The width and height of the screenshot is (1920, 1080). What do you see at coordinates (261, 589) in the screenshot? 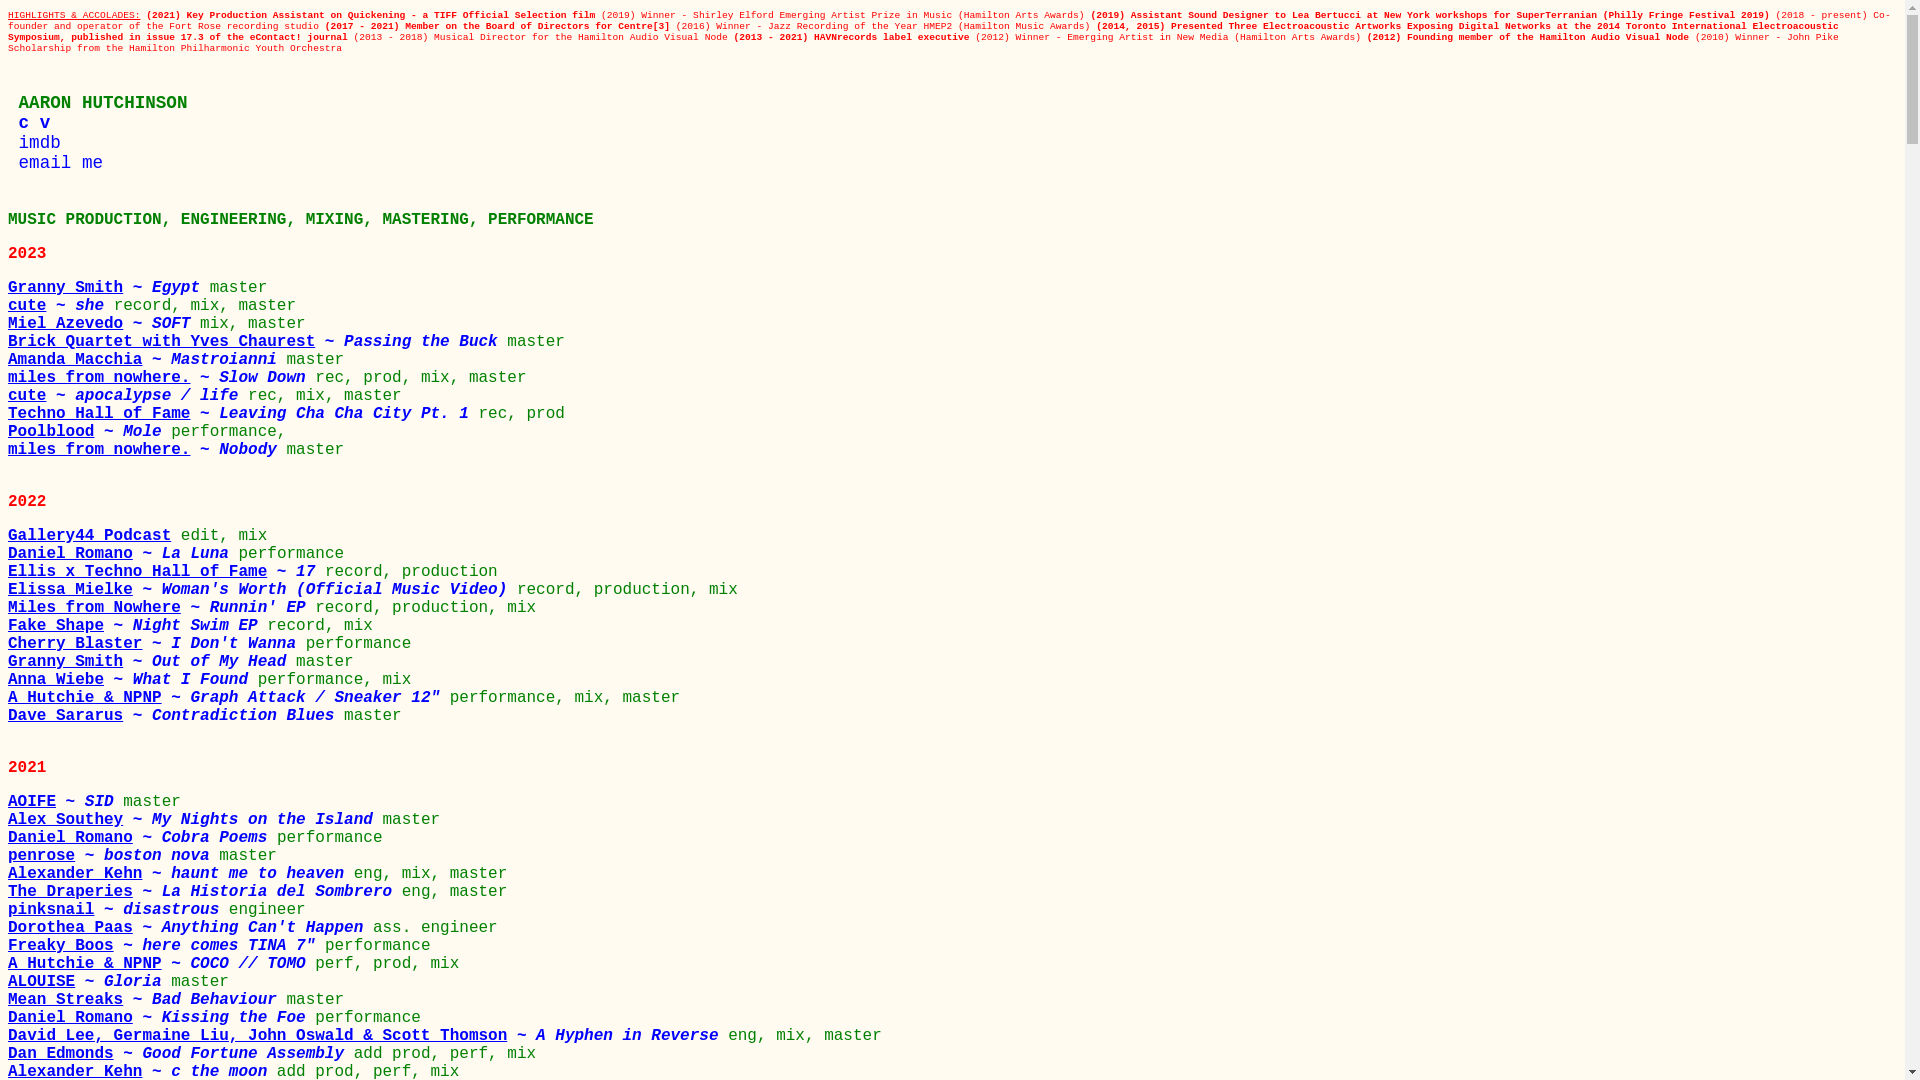
I see `'Elissa Mielke ~ Woman's Worth (Official Music Video)'` at bounding box center [261, 589].